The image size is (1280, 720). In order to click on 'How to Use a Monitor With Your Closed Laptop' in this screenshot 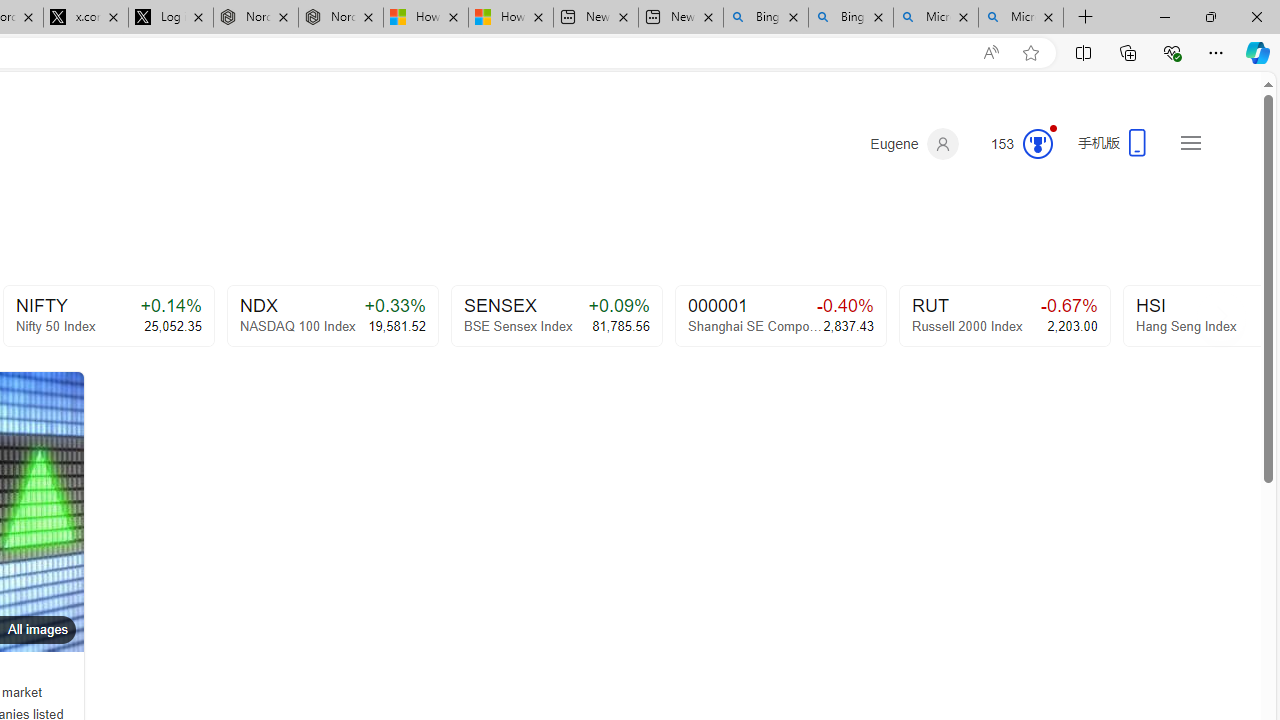, I will do `click(510, 17)`.